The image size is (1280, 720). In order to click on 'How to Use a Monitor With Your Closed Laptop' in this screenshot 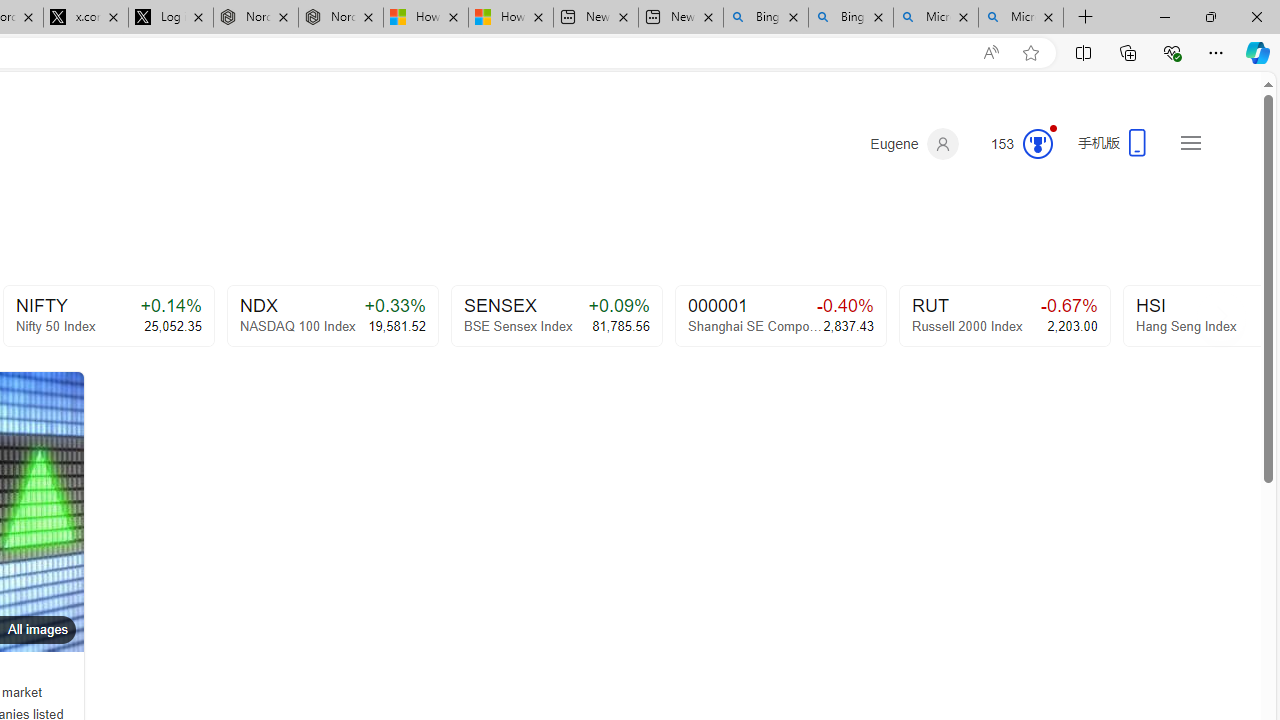, I will do `click(510, 17)`.